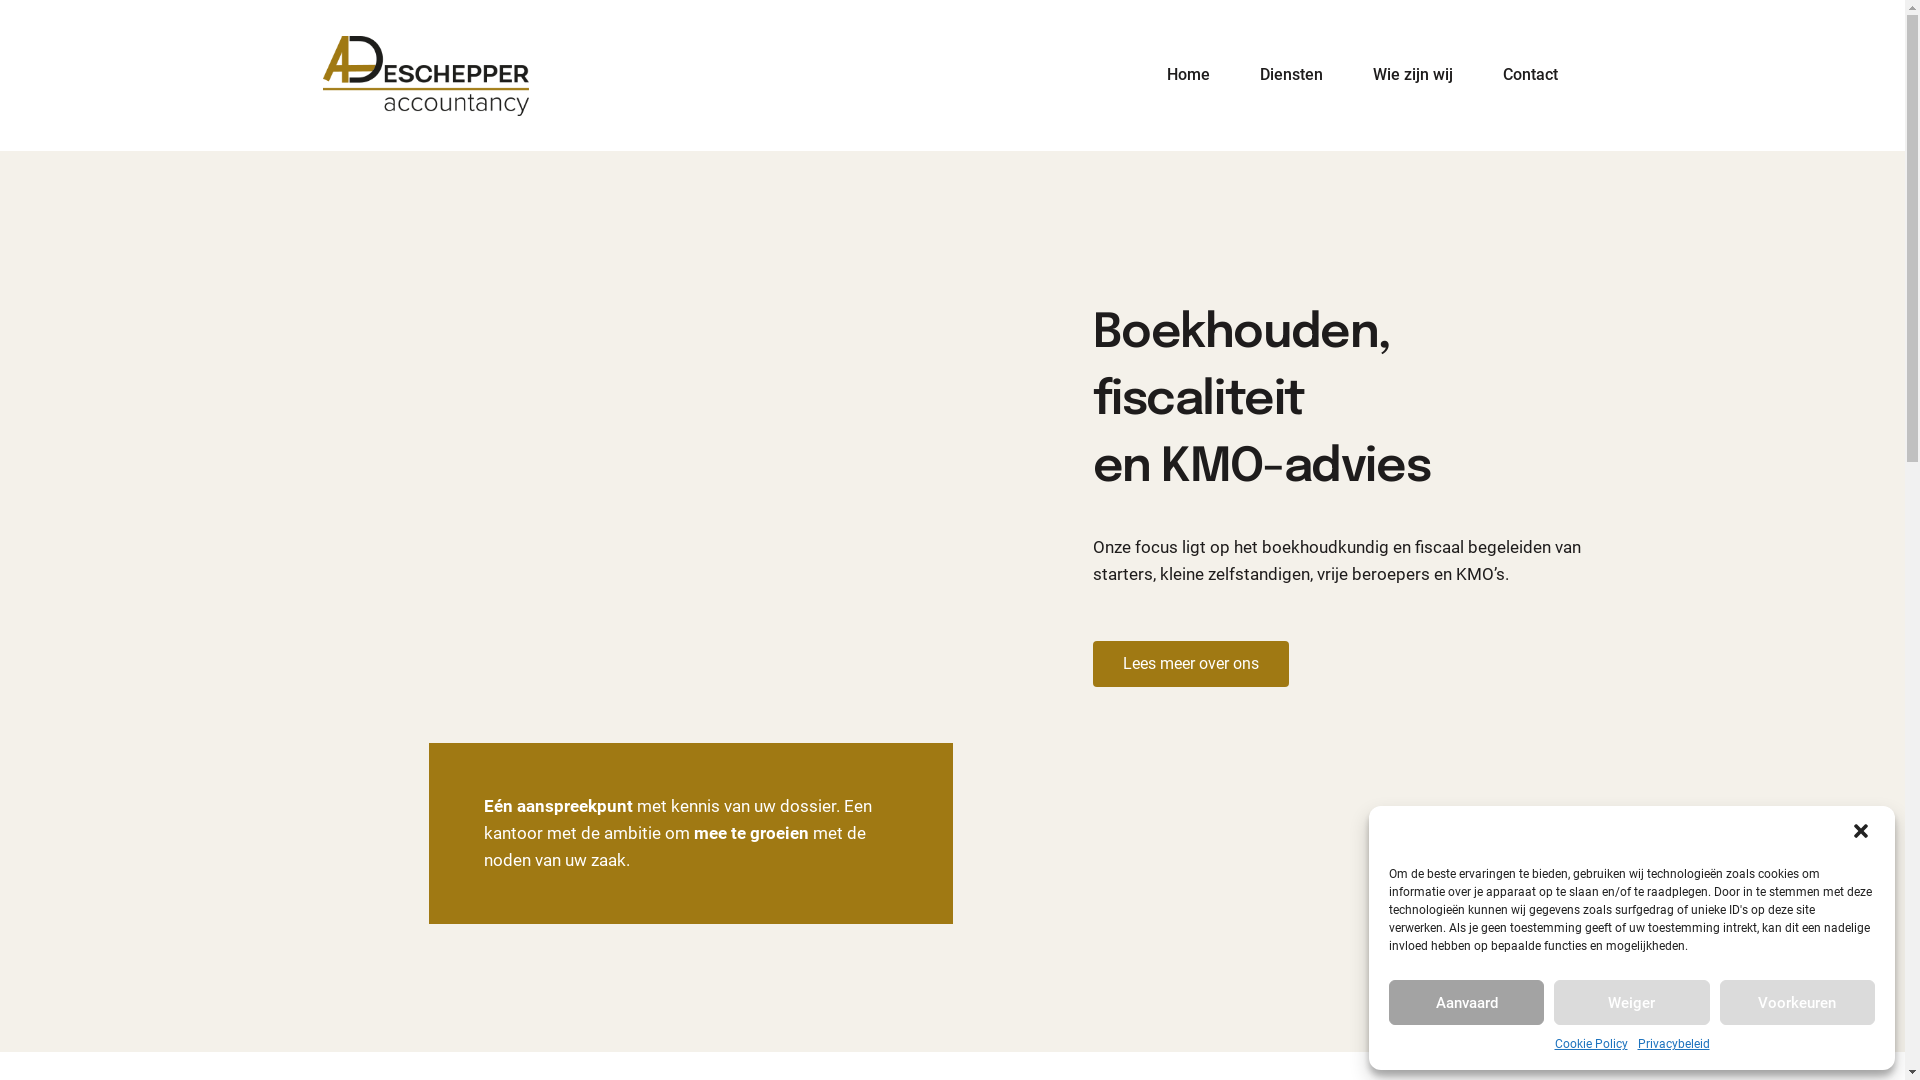 The width and height of the screenshot is (1920, 1080). I want to click on 'Aanvaard', so click(1387, 1002).